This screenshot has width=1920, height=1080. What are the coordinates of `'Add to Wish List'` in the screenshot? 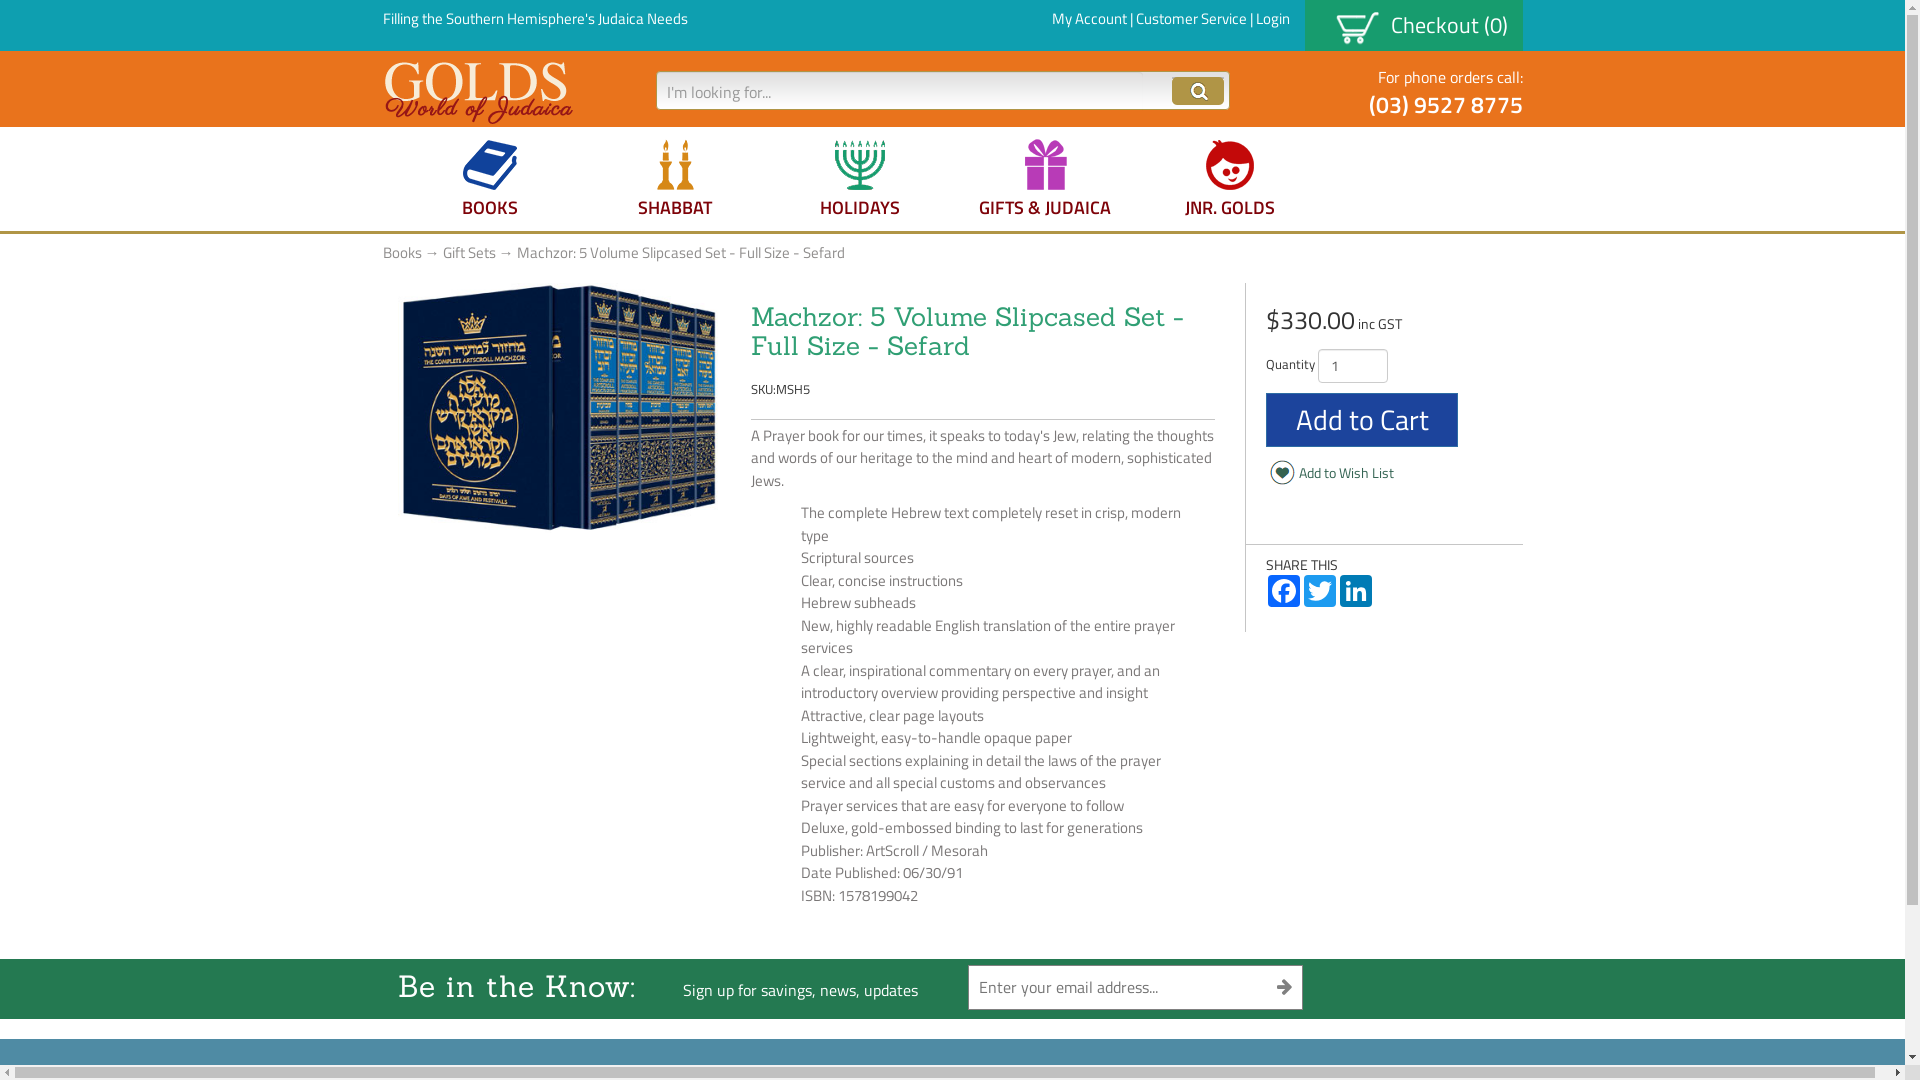 It's located at (1265, 473).